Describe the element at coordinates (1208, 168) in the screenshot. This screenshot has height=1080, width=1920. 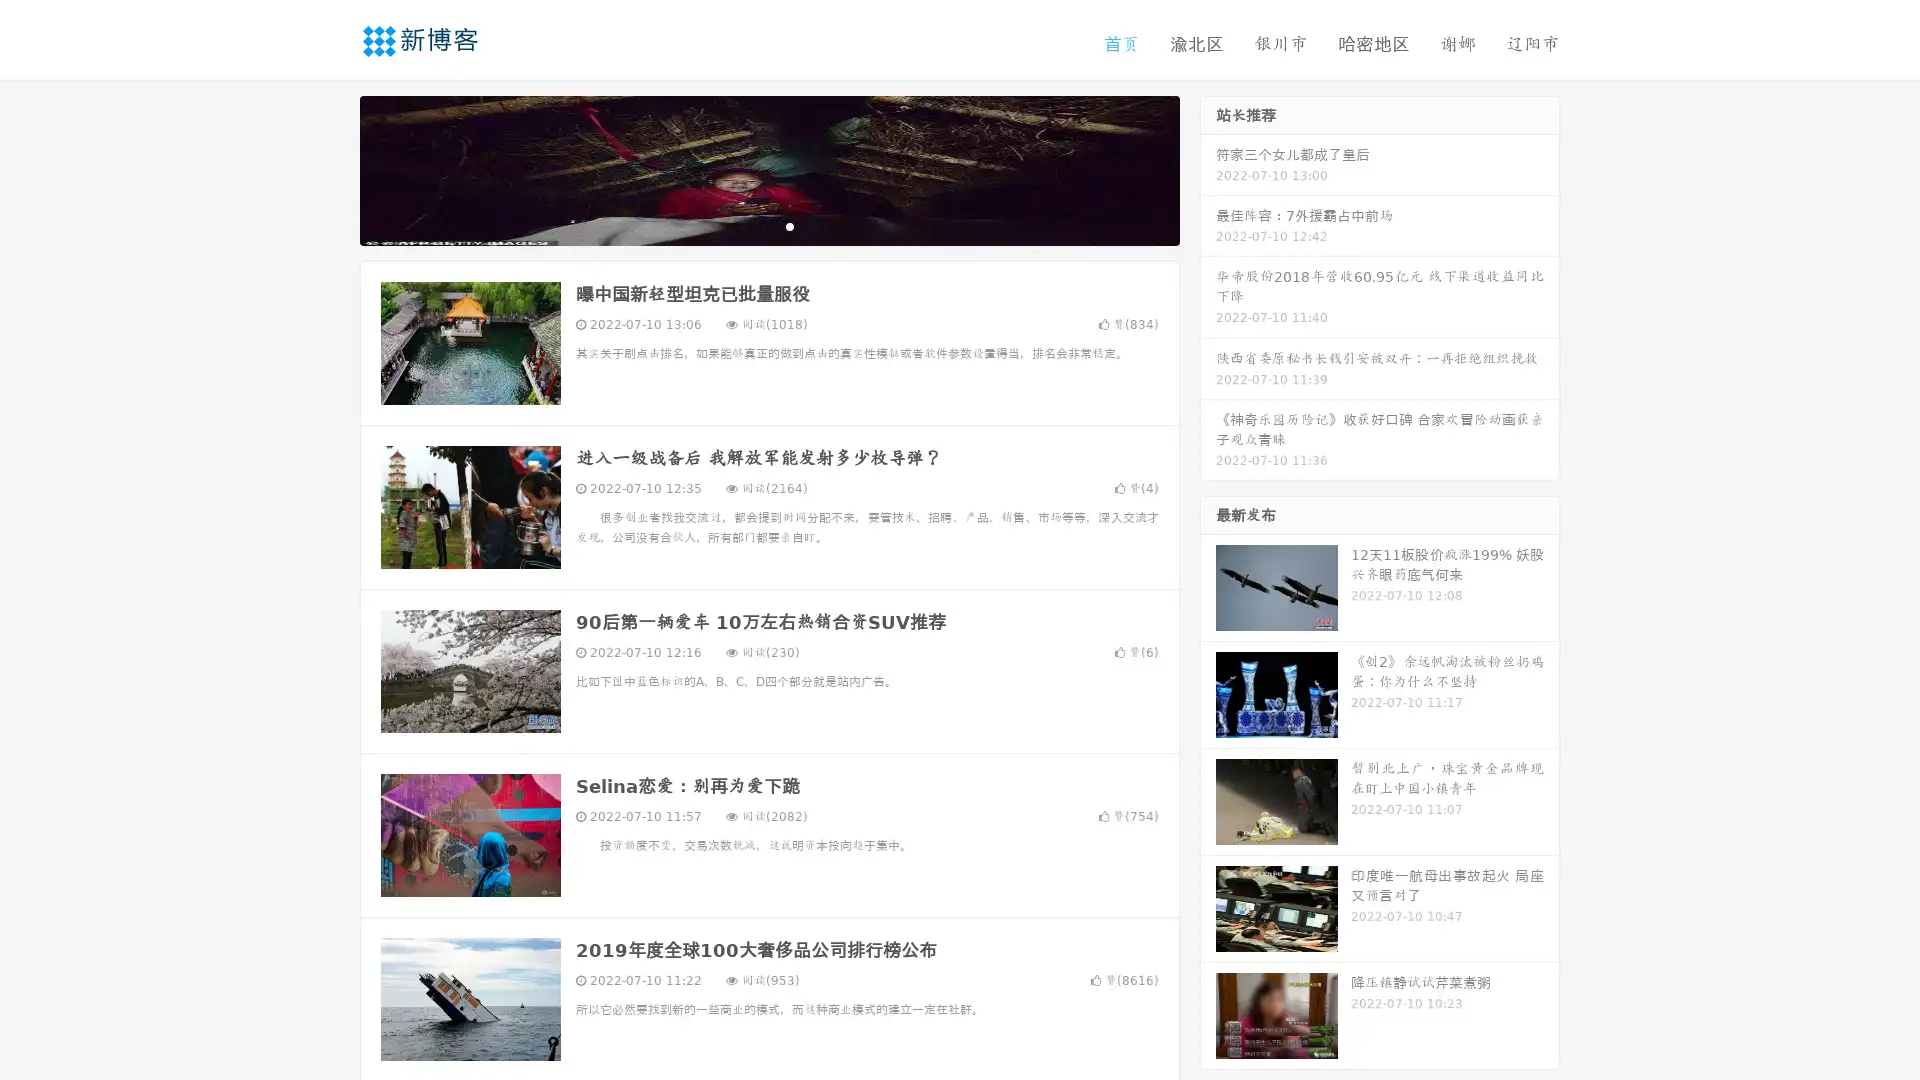
I see `Next slide` at that location.